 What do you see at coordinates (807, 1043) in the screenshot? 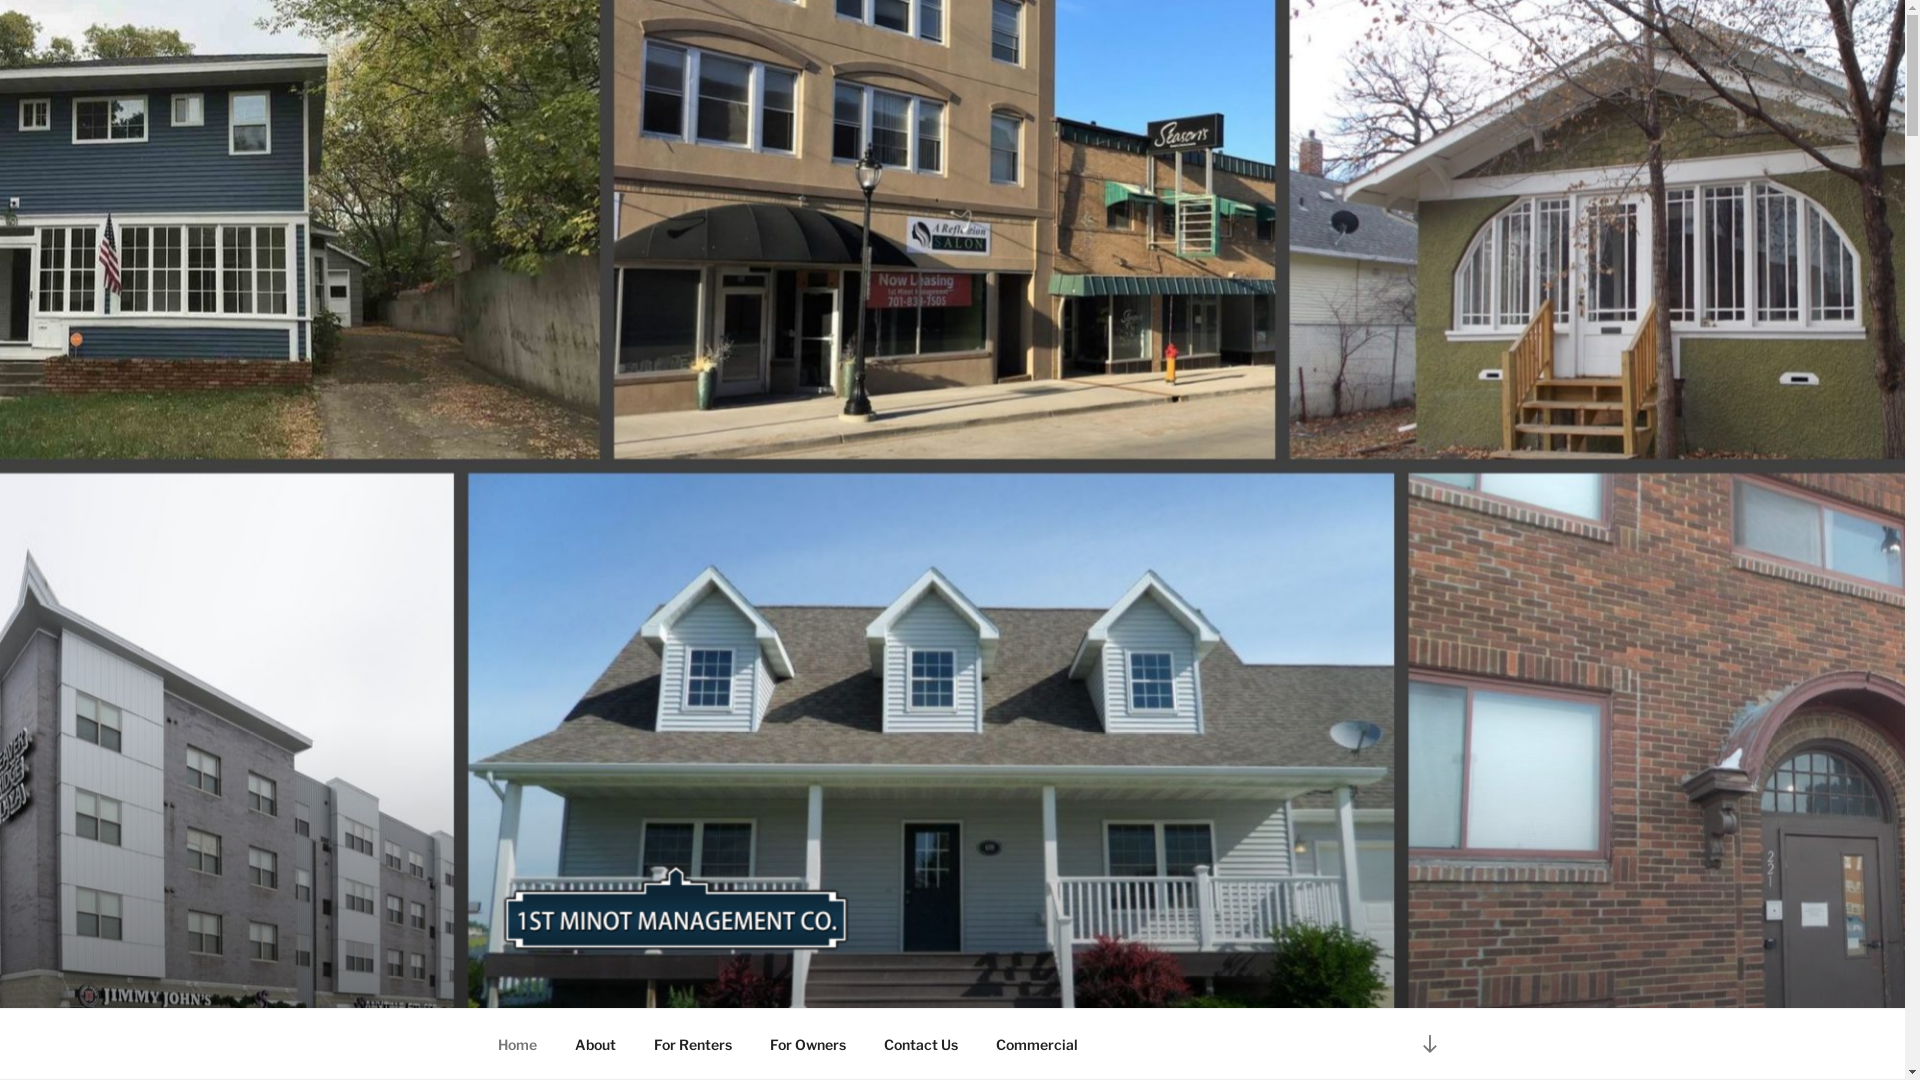
I see `'For Owners'` at bounding box center [807, 1043].